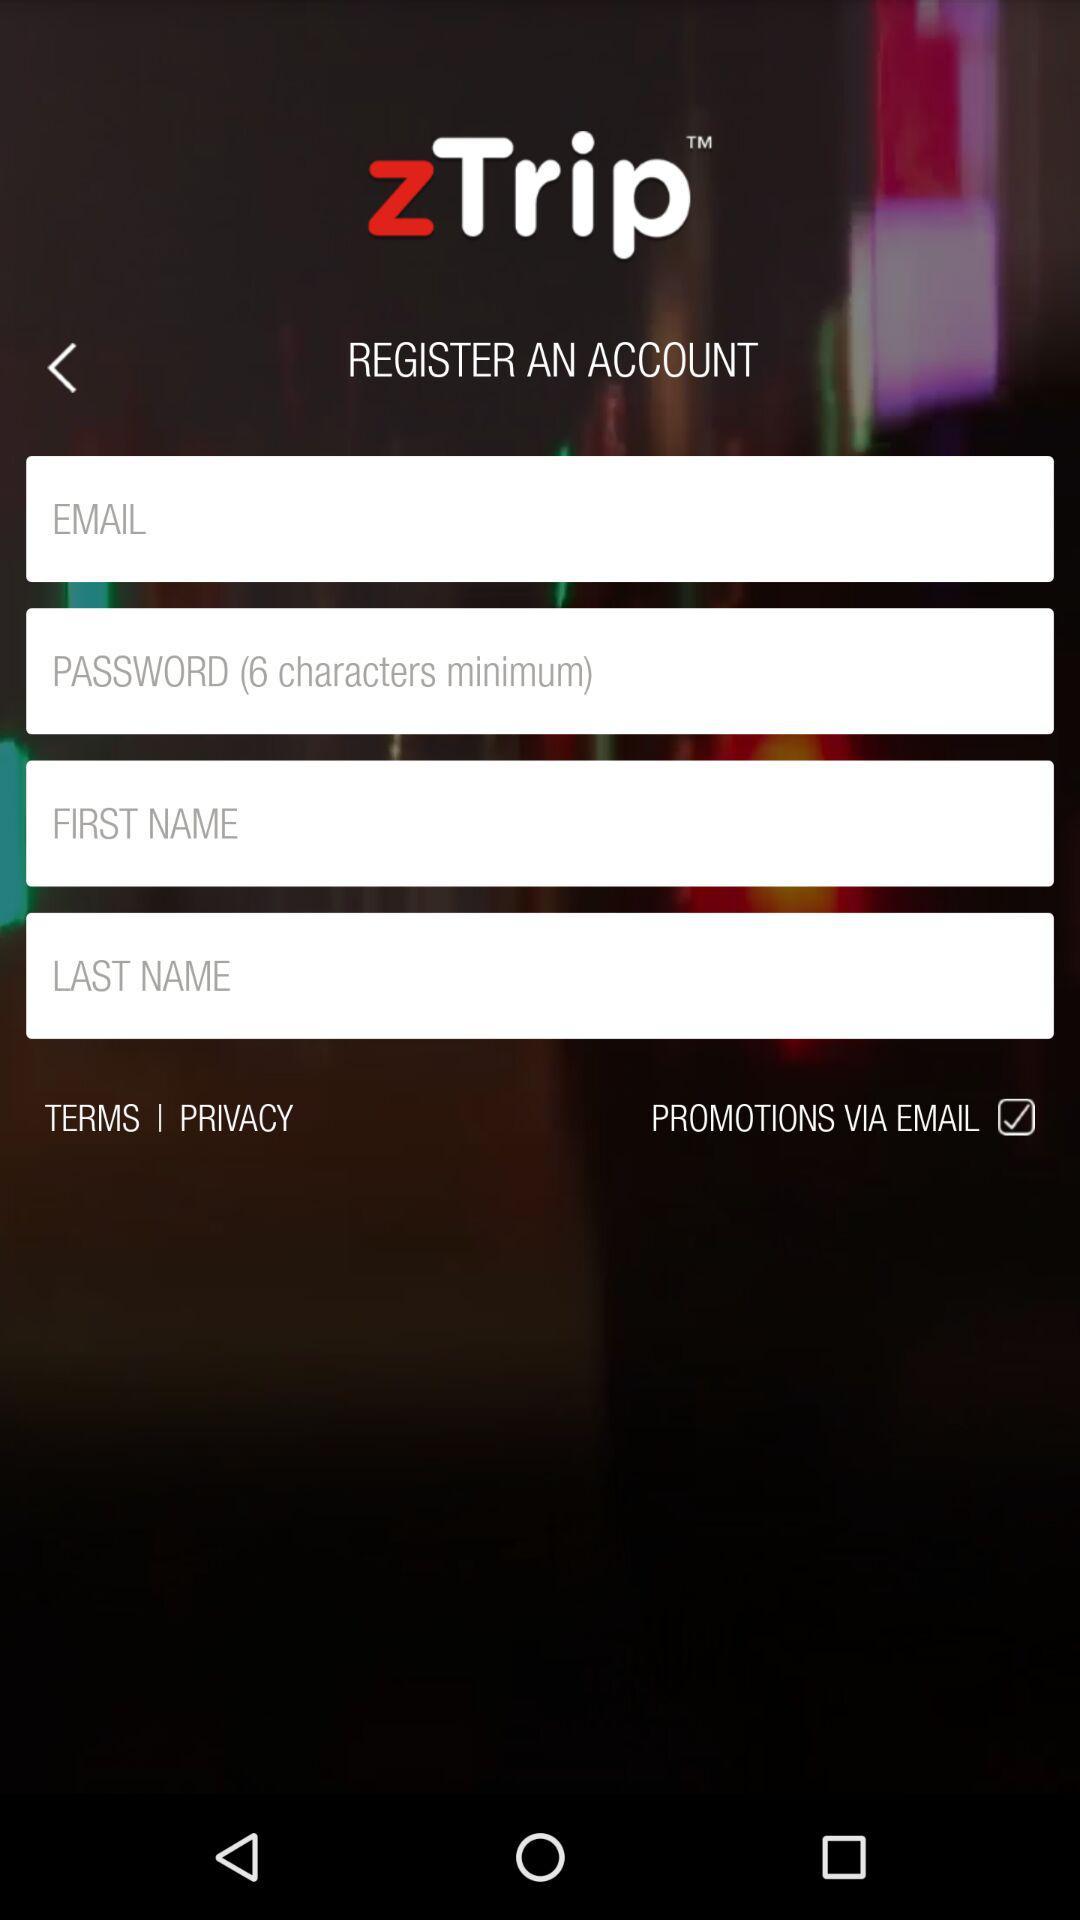  What do you see at coordinates (235, 1116) in the screenshot?
I see `item next to promotions via email item` at bounding box center [235, 1116].